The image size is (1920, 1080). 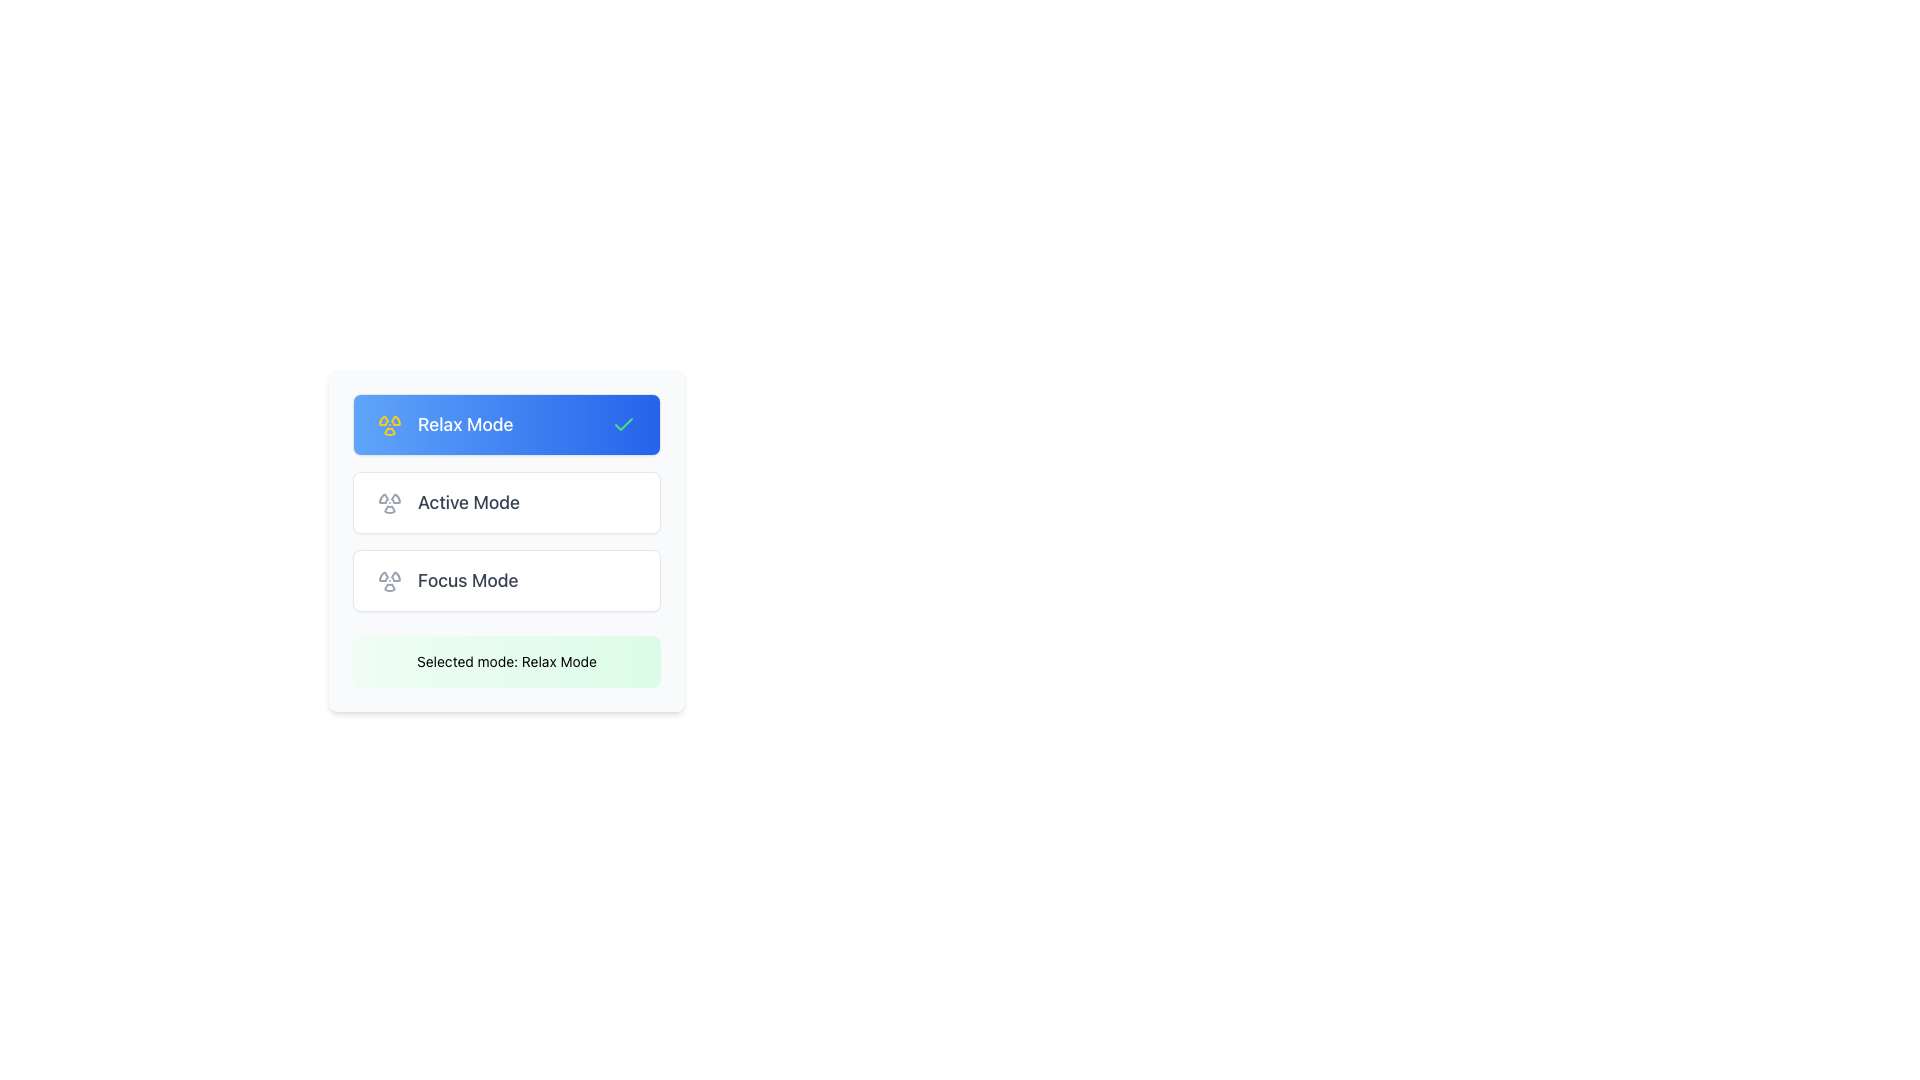 I want to click on the 'Focus Mode' option element which has a gray radiation icon on the left and a text label on the right, located in the middle-bottom part of the interface, so click(x=447, y=581).